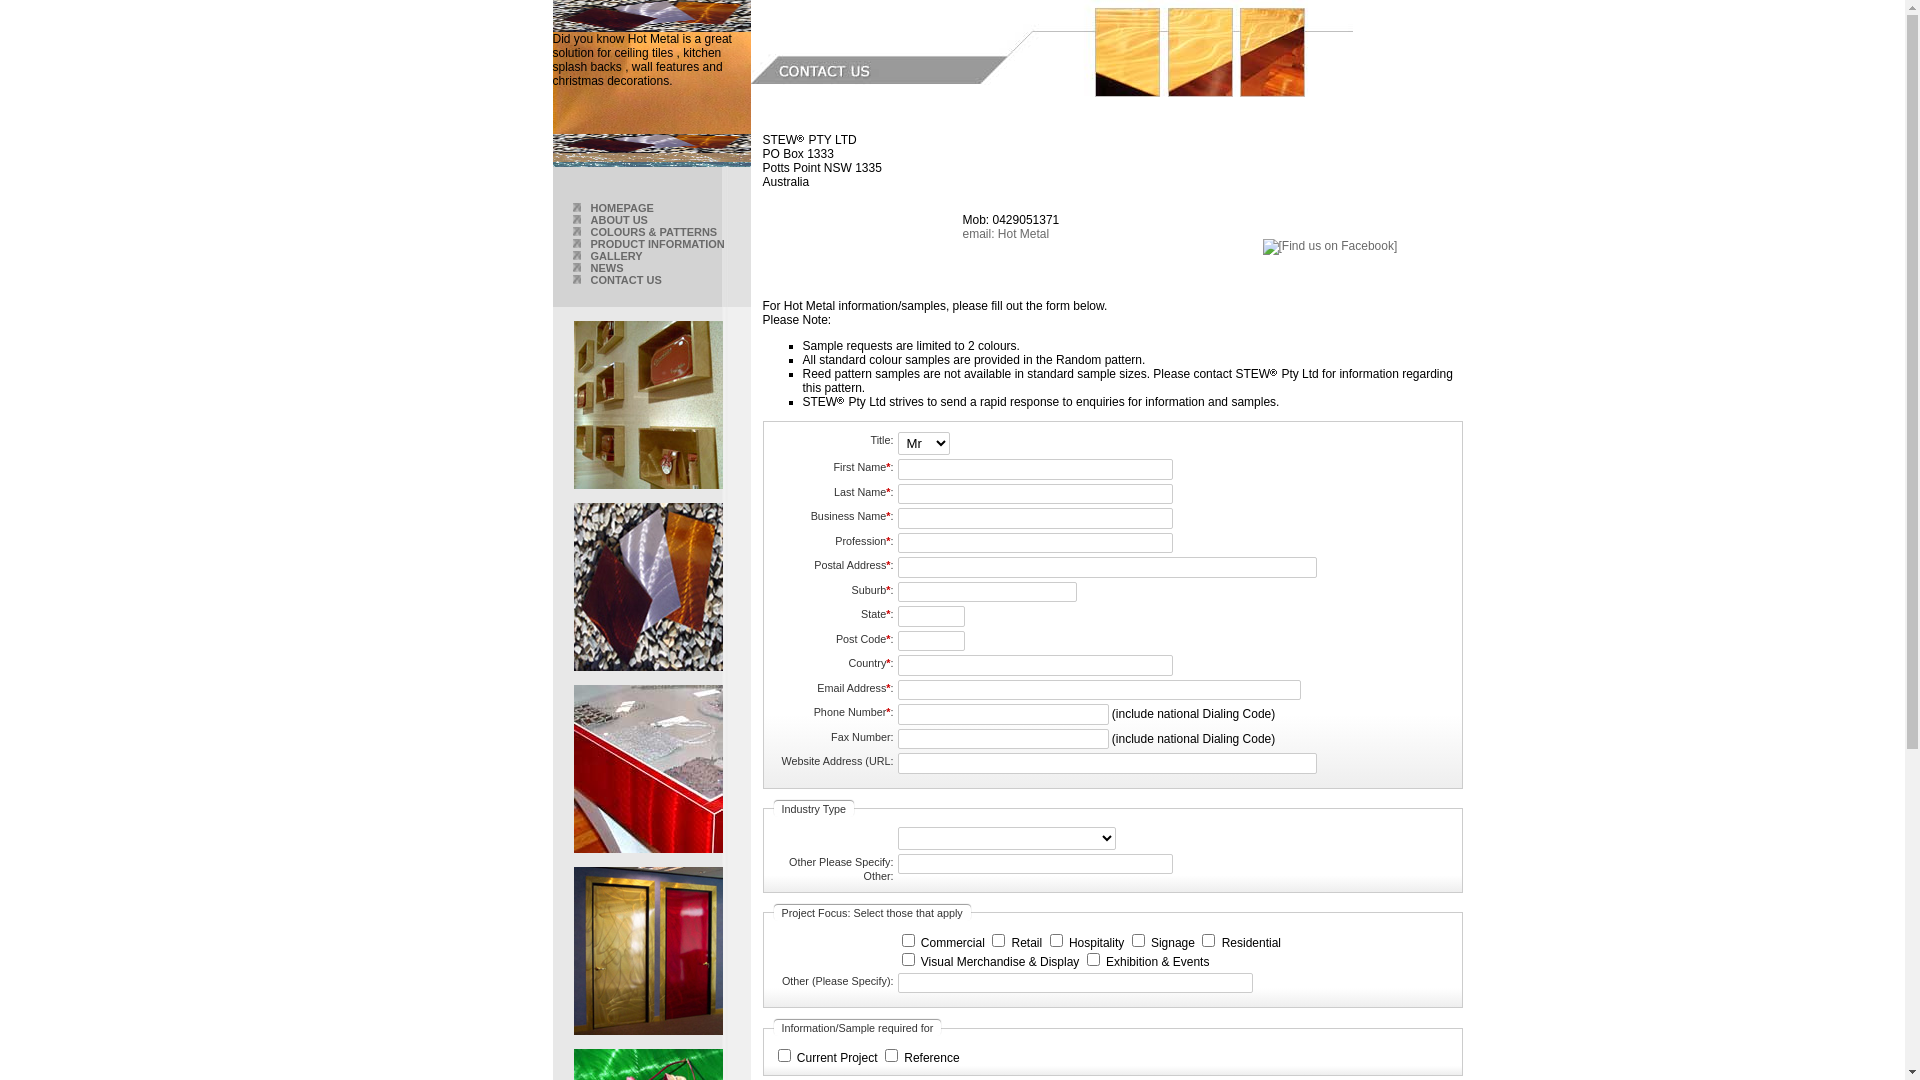  Describe the element at coordinates (653, 230) in the screenshot. I see `'COLOURS & PATTERNS'` at that location.